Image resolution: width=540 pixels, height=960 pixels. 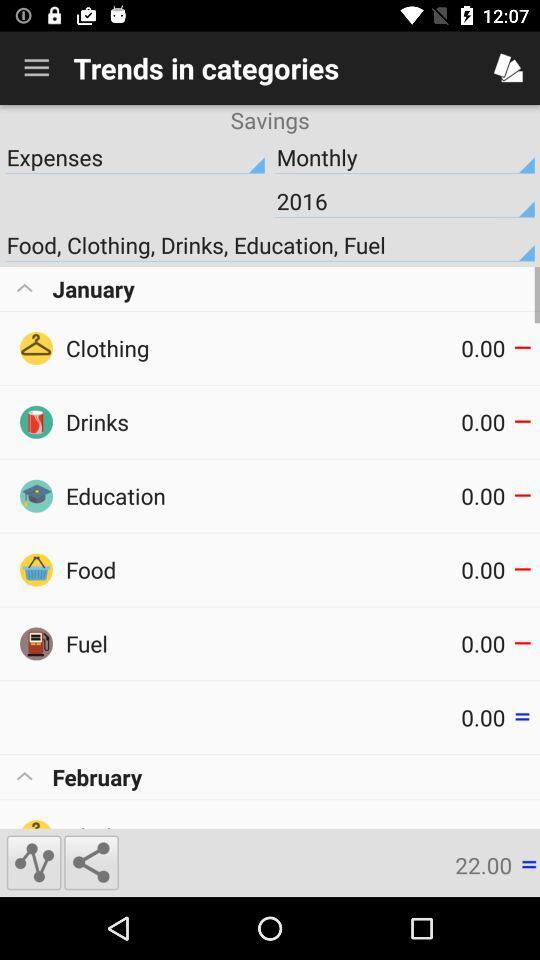 What do you see at coordinates (90, 861) in the screenshot?
I see `the share icon` at bounding box center [90, 861].